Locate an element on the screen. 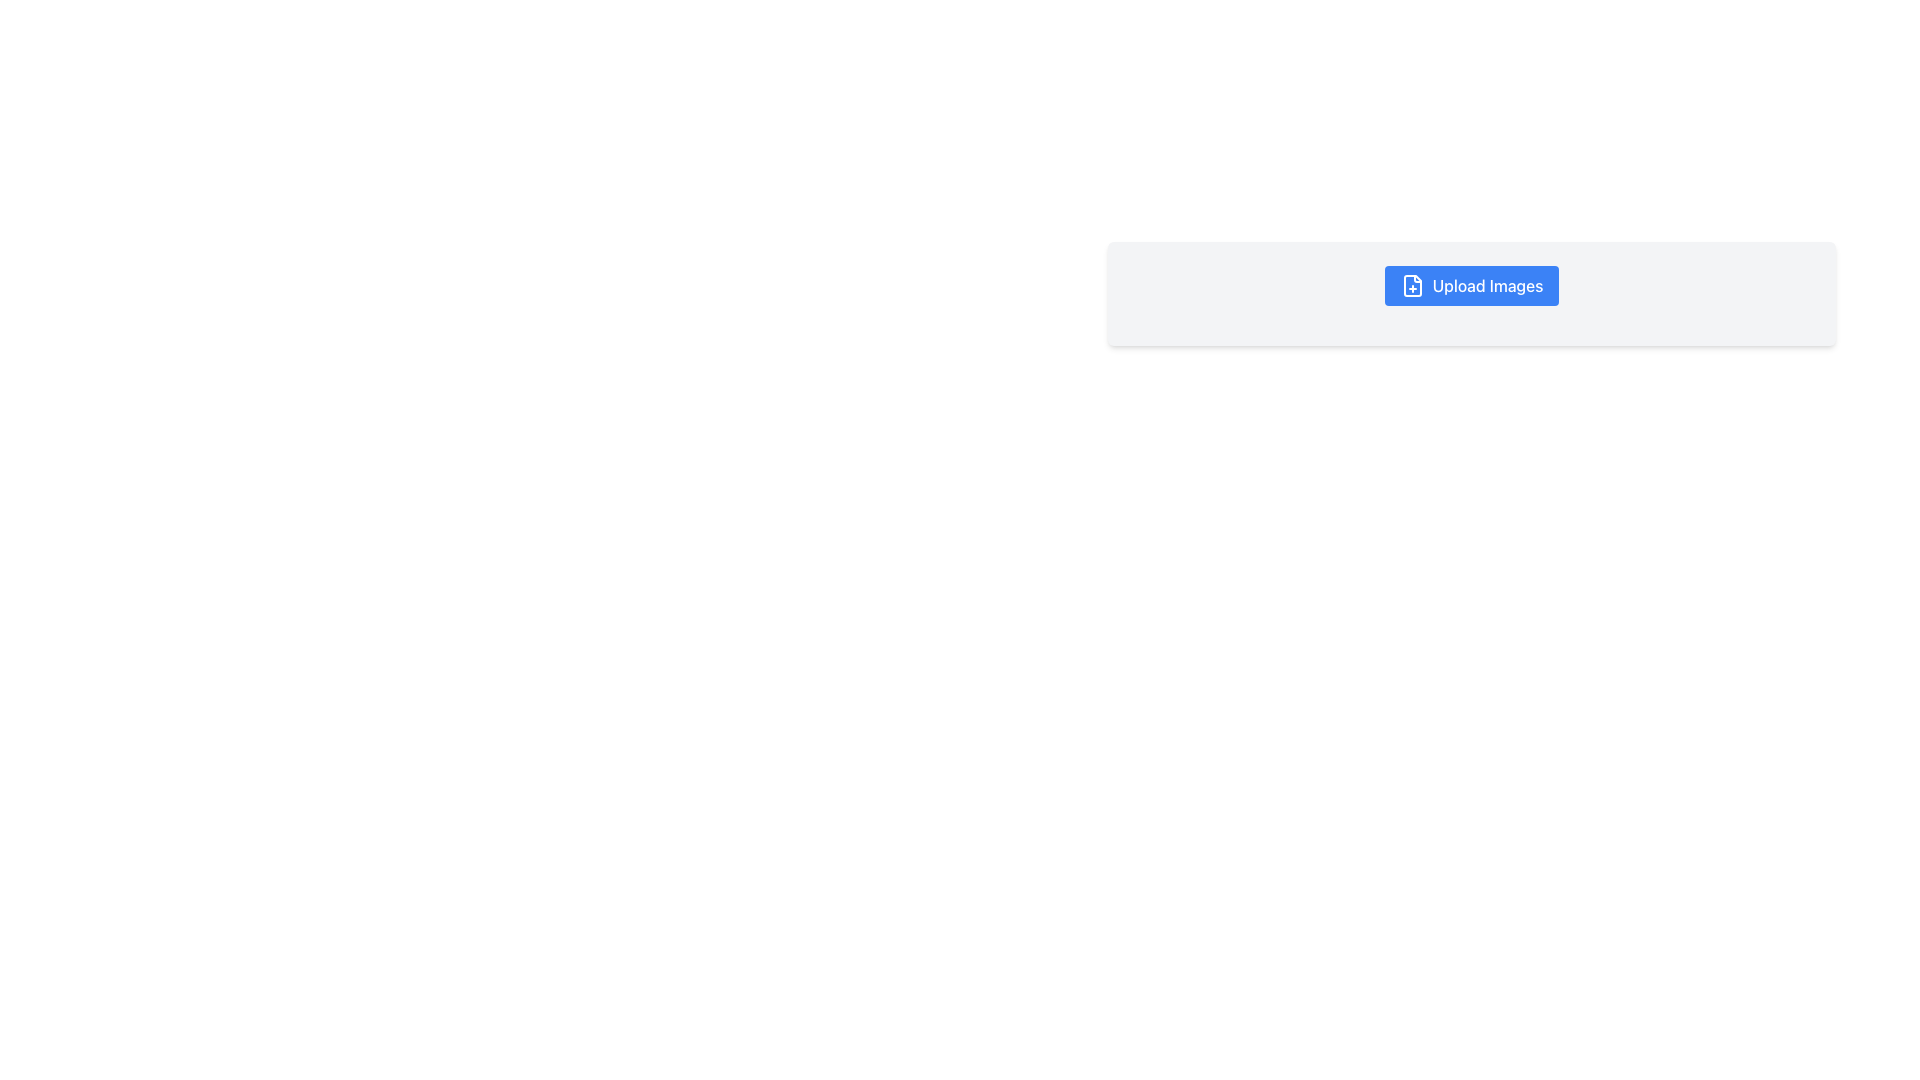  the 'Upload Images' button, which has a blue background and white text, to initiate the upload process is located at coordinates (1472, 285).